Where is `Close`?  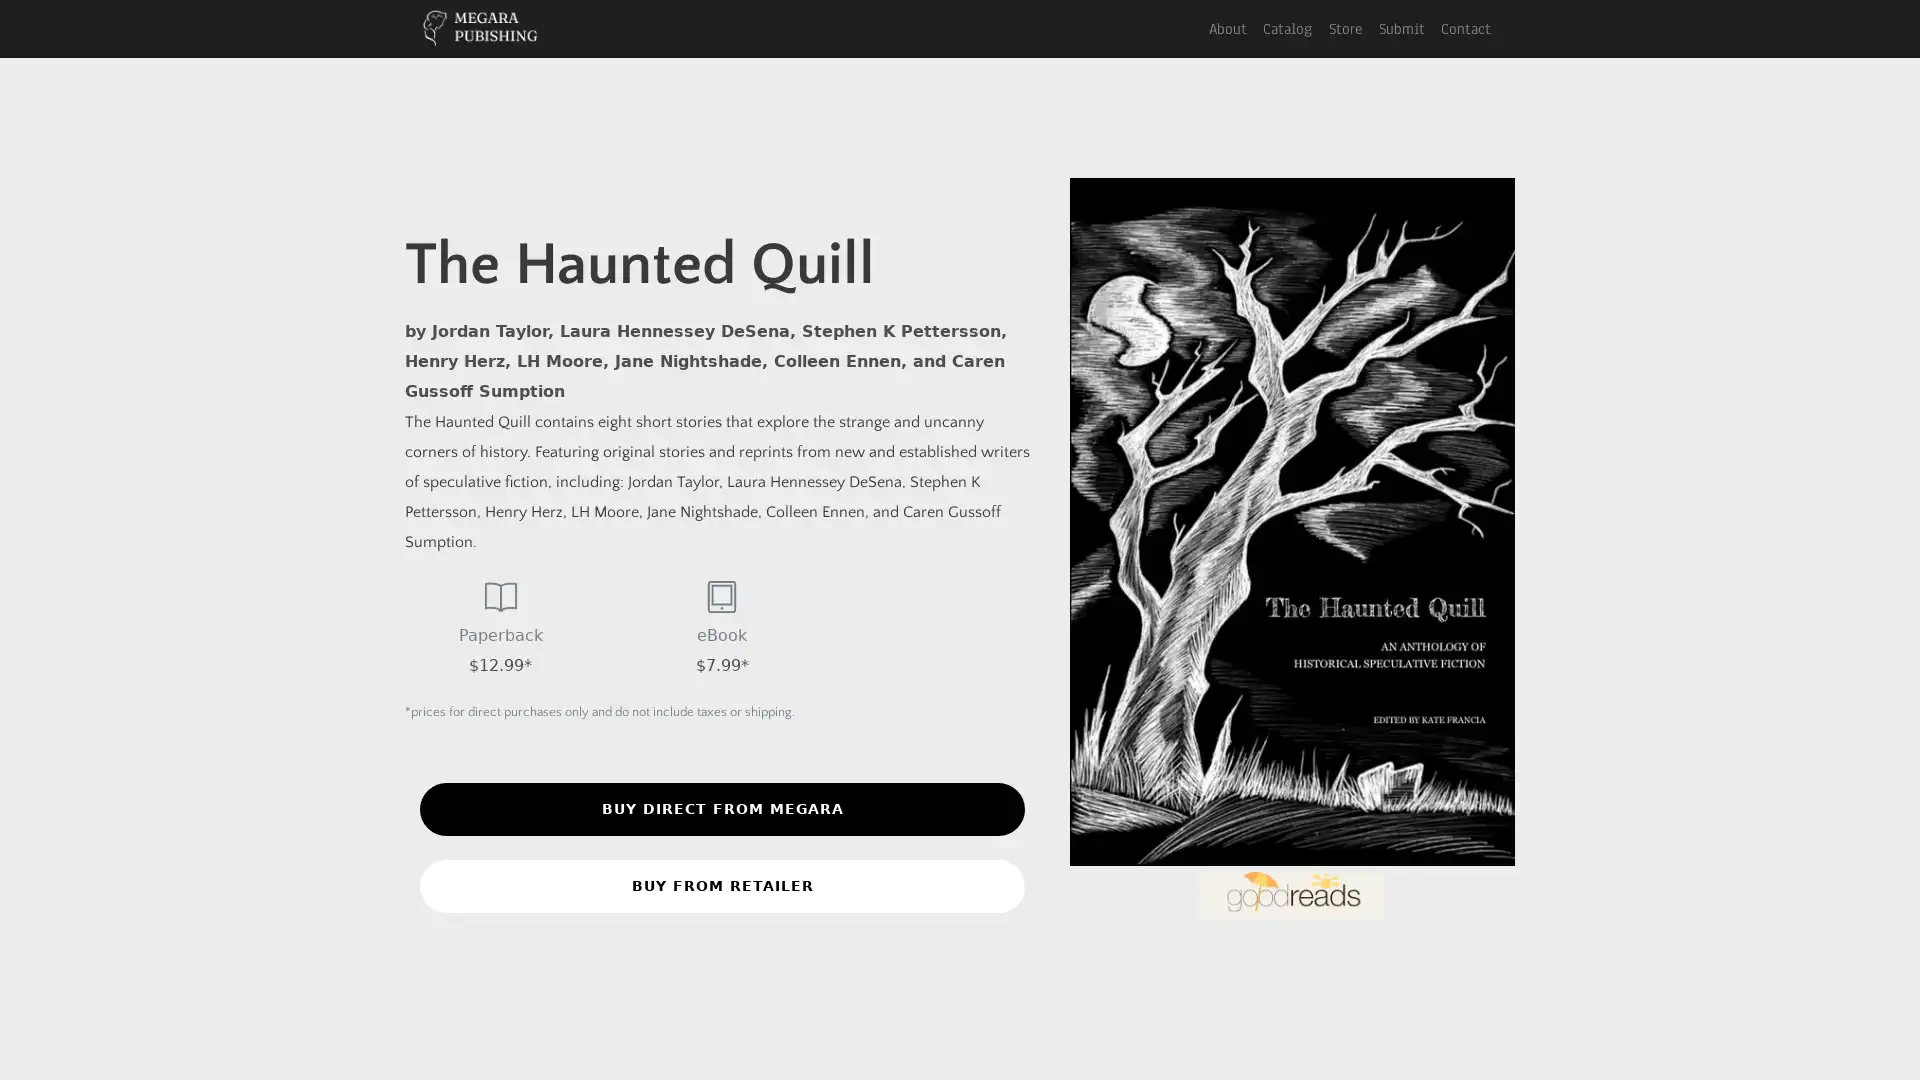
Close is located at coordinates (1186, 56).